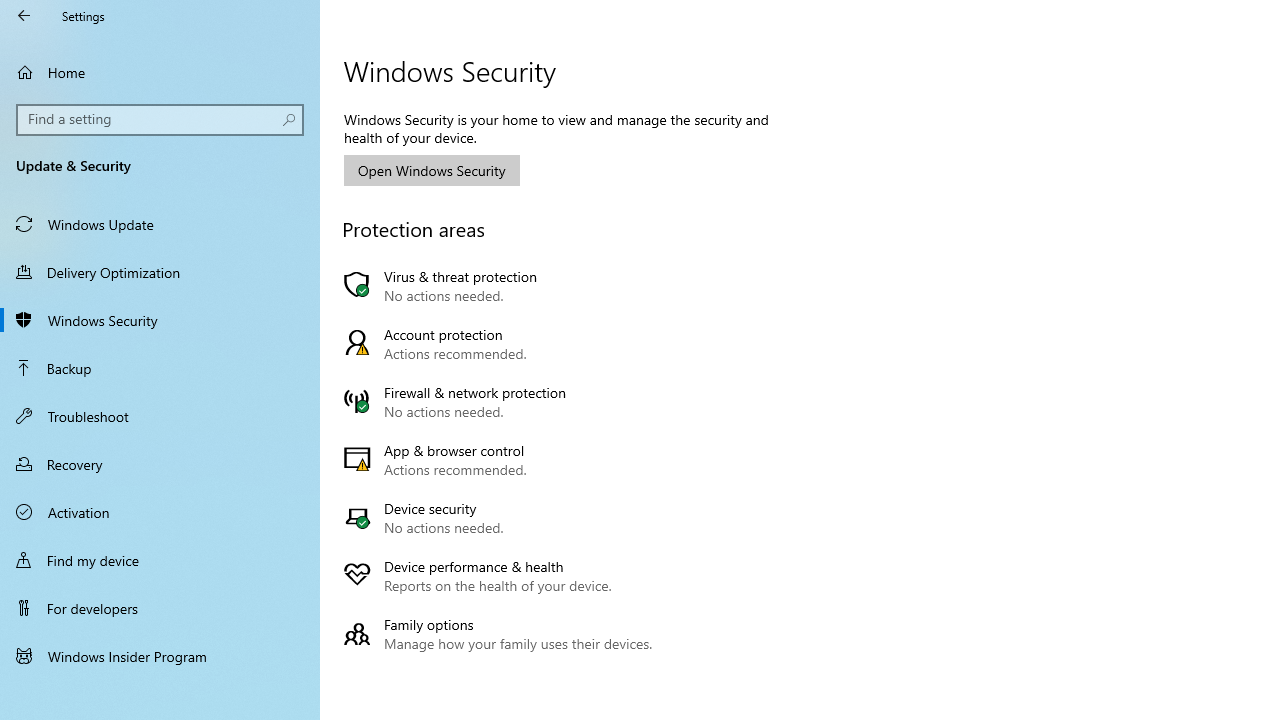 This screenshot has width=1280, height=720. Describe the element at coordinates (160, 367) in the screenshot. I see `'Backup'` at that location.